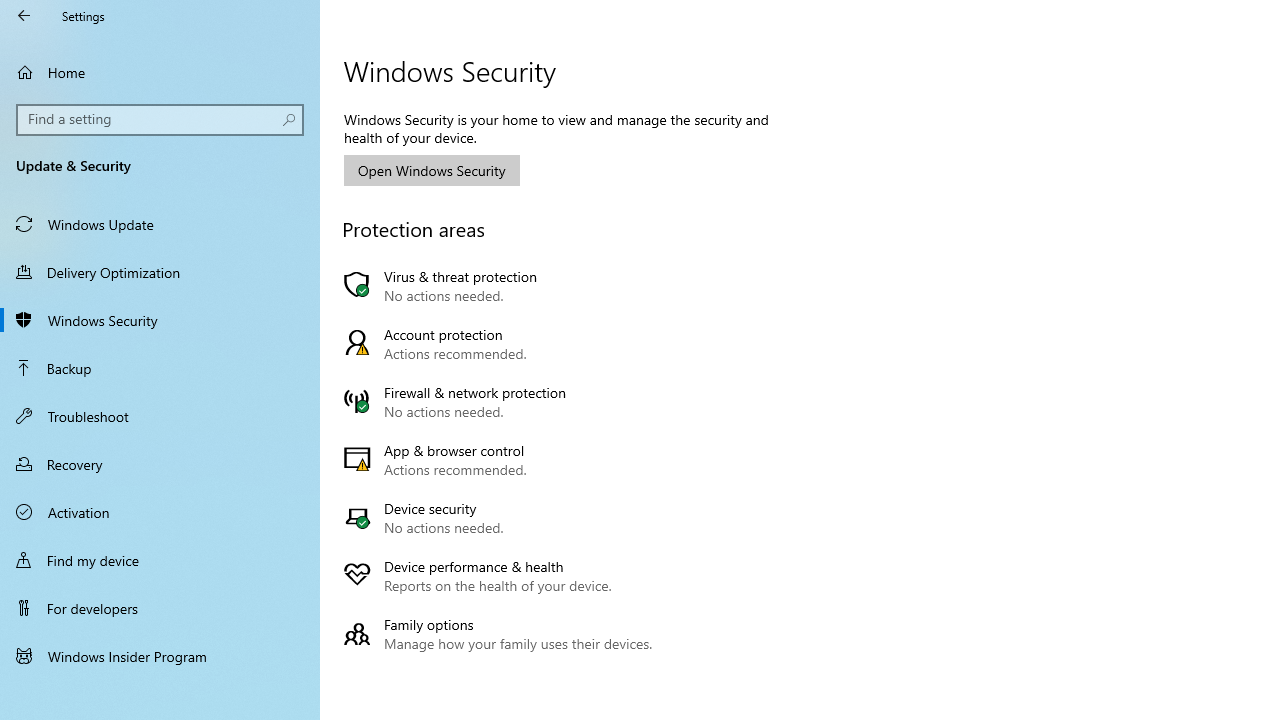 This screenshot has width=1280, height=720. Describe the element at coordinates (160, 367) in the screenshot. I see `'Backup'` at that location.